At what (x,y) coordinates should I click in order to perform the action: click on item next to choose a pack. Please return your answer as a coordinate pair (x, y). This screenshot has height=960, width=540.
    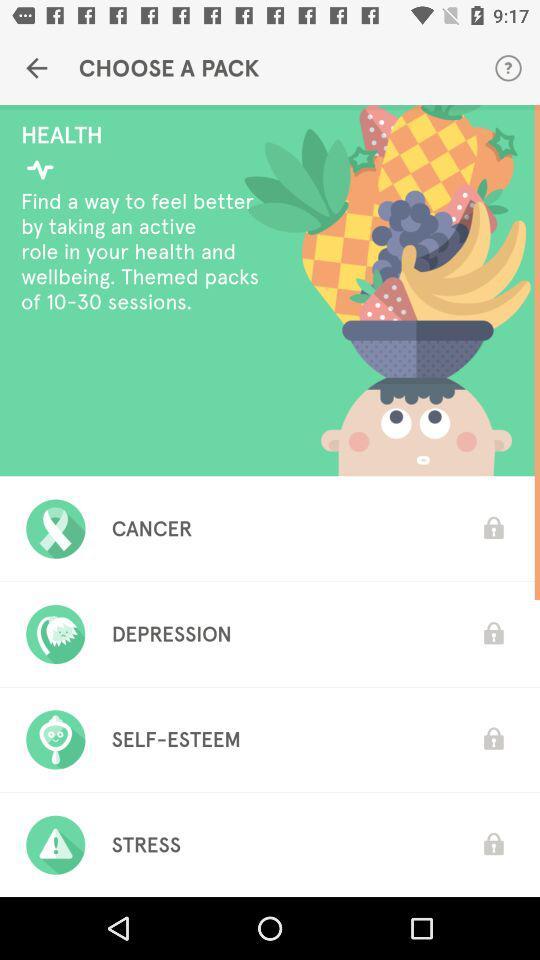
    Looking at the image, I should click on (36, 68).